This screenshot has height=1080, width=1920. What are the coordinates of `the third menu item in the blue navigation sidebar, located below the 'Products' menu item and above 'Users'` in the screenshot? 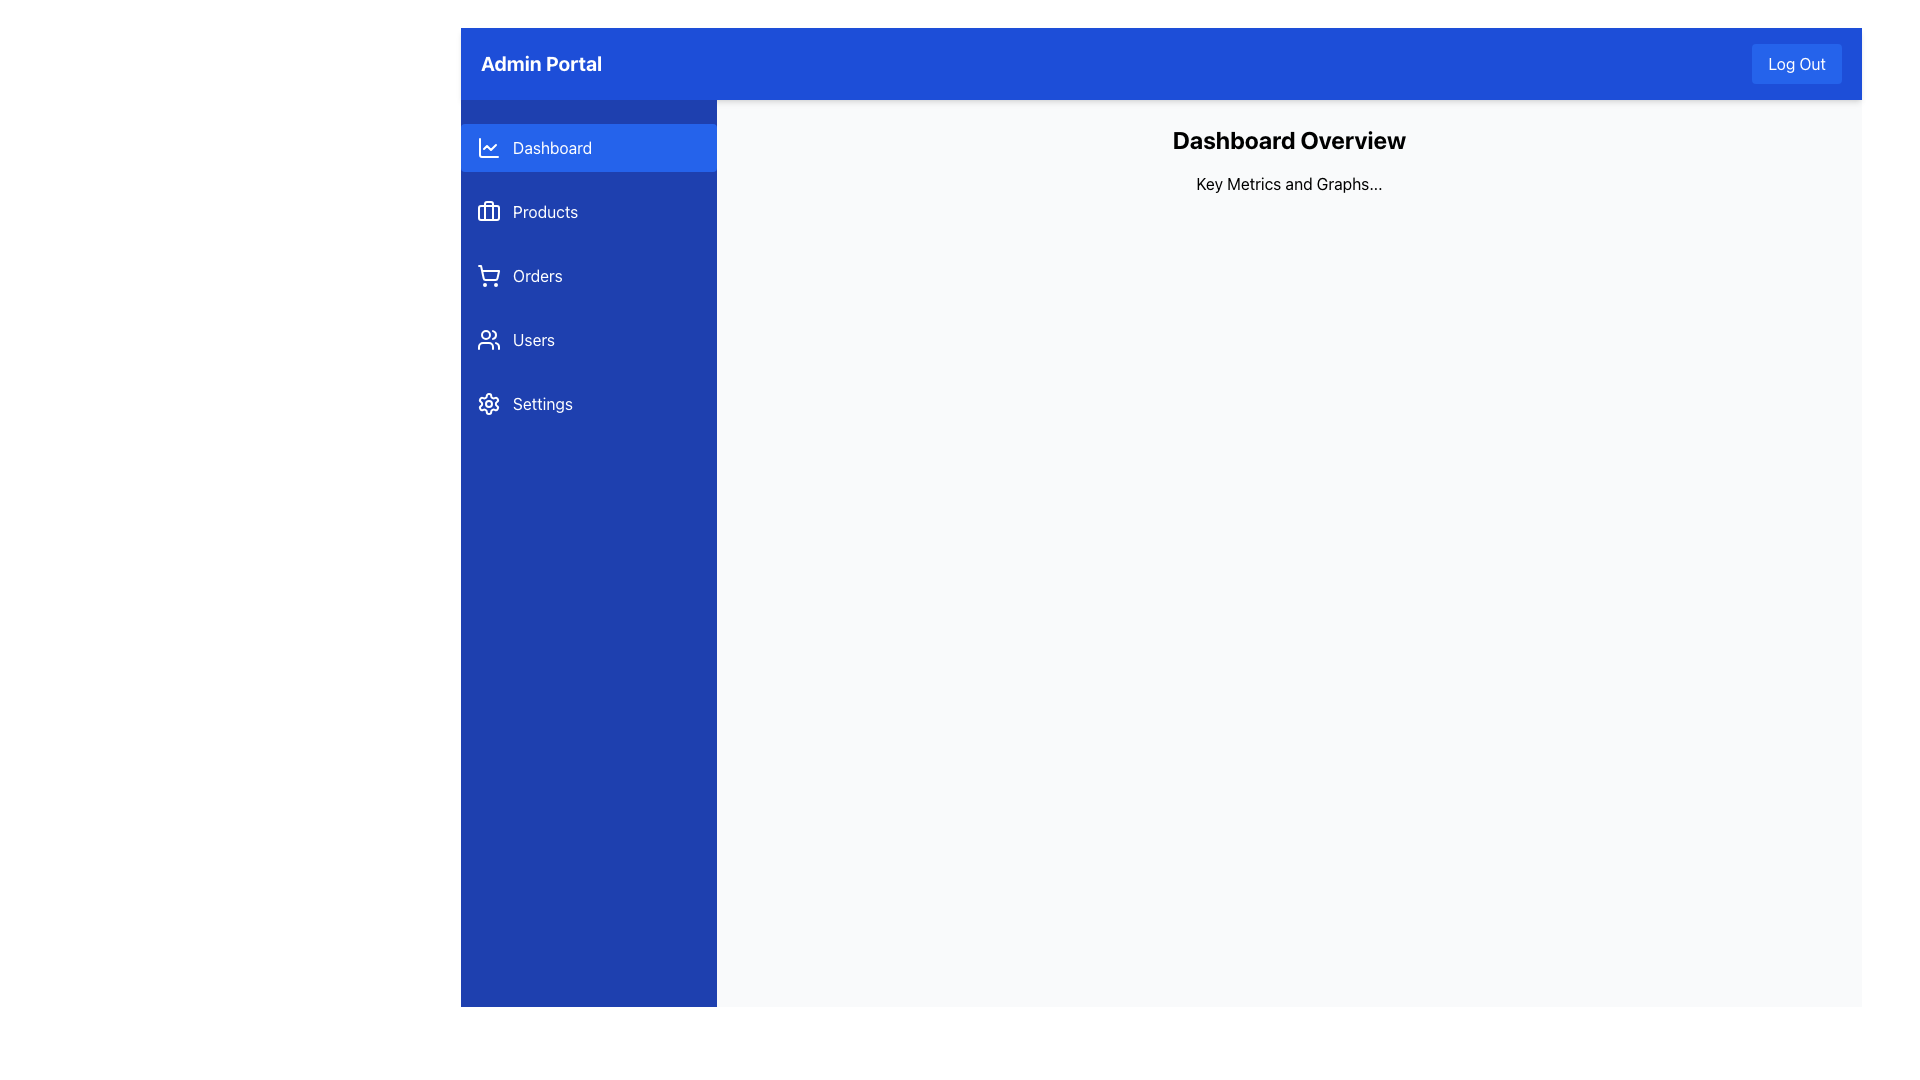 It's located at (588, 276).